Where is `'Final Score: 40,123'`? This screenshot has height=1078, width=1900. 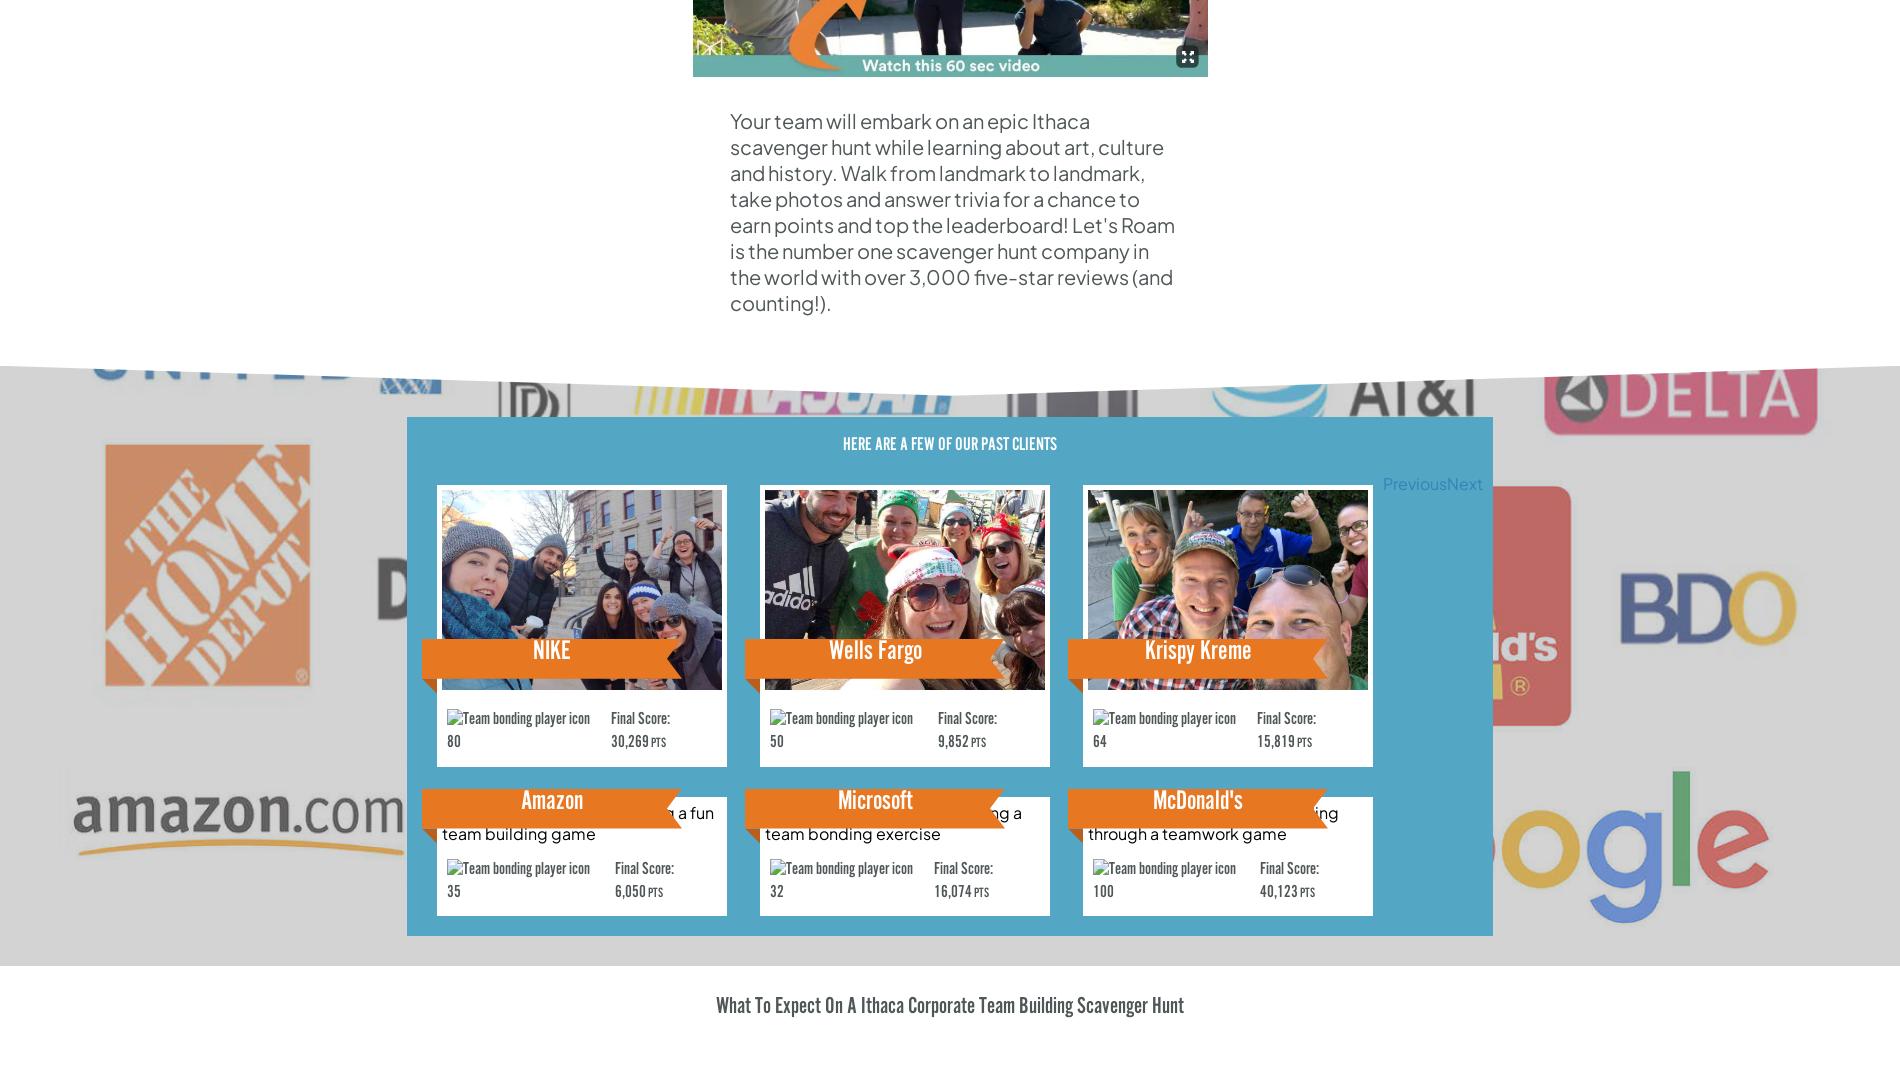
'Final Score: 40,123' is located at coordinates (1259, 879).